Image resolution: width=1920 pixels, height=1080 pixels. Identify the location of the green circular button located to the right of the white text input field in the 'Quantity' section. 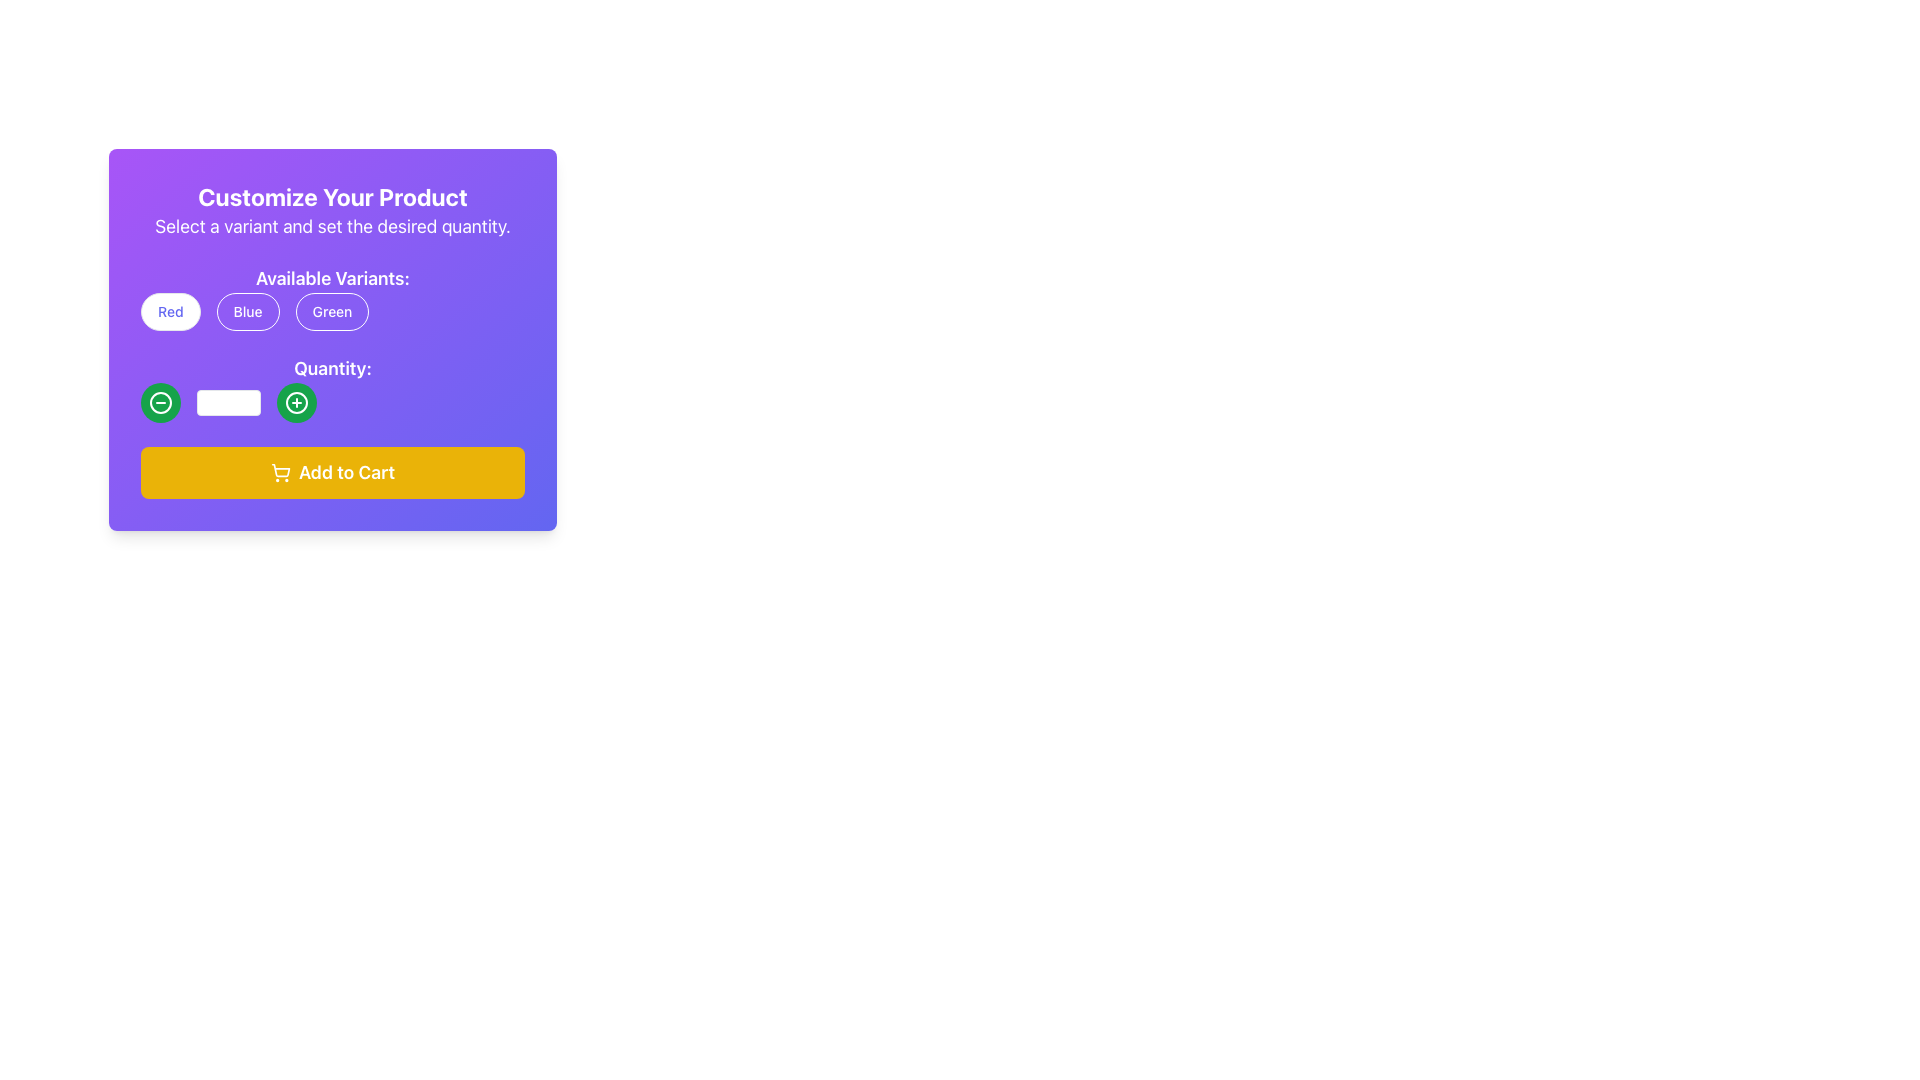
(296, 402).